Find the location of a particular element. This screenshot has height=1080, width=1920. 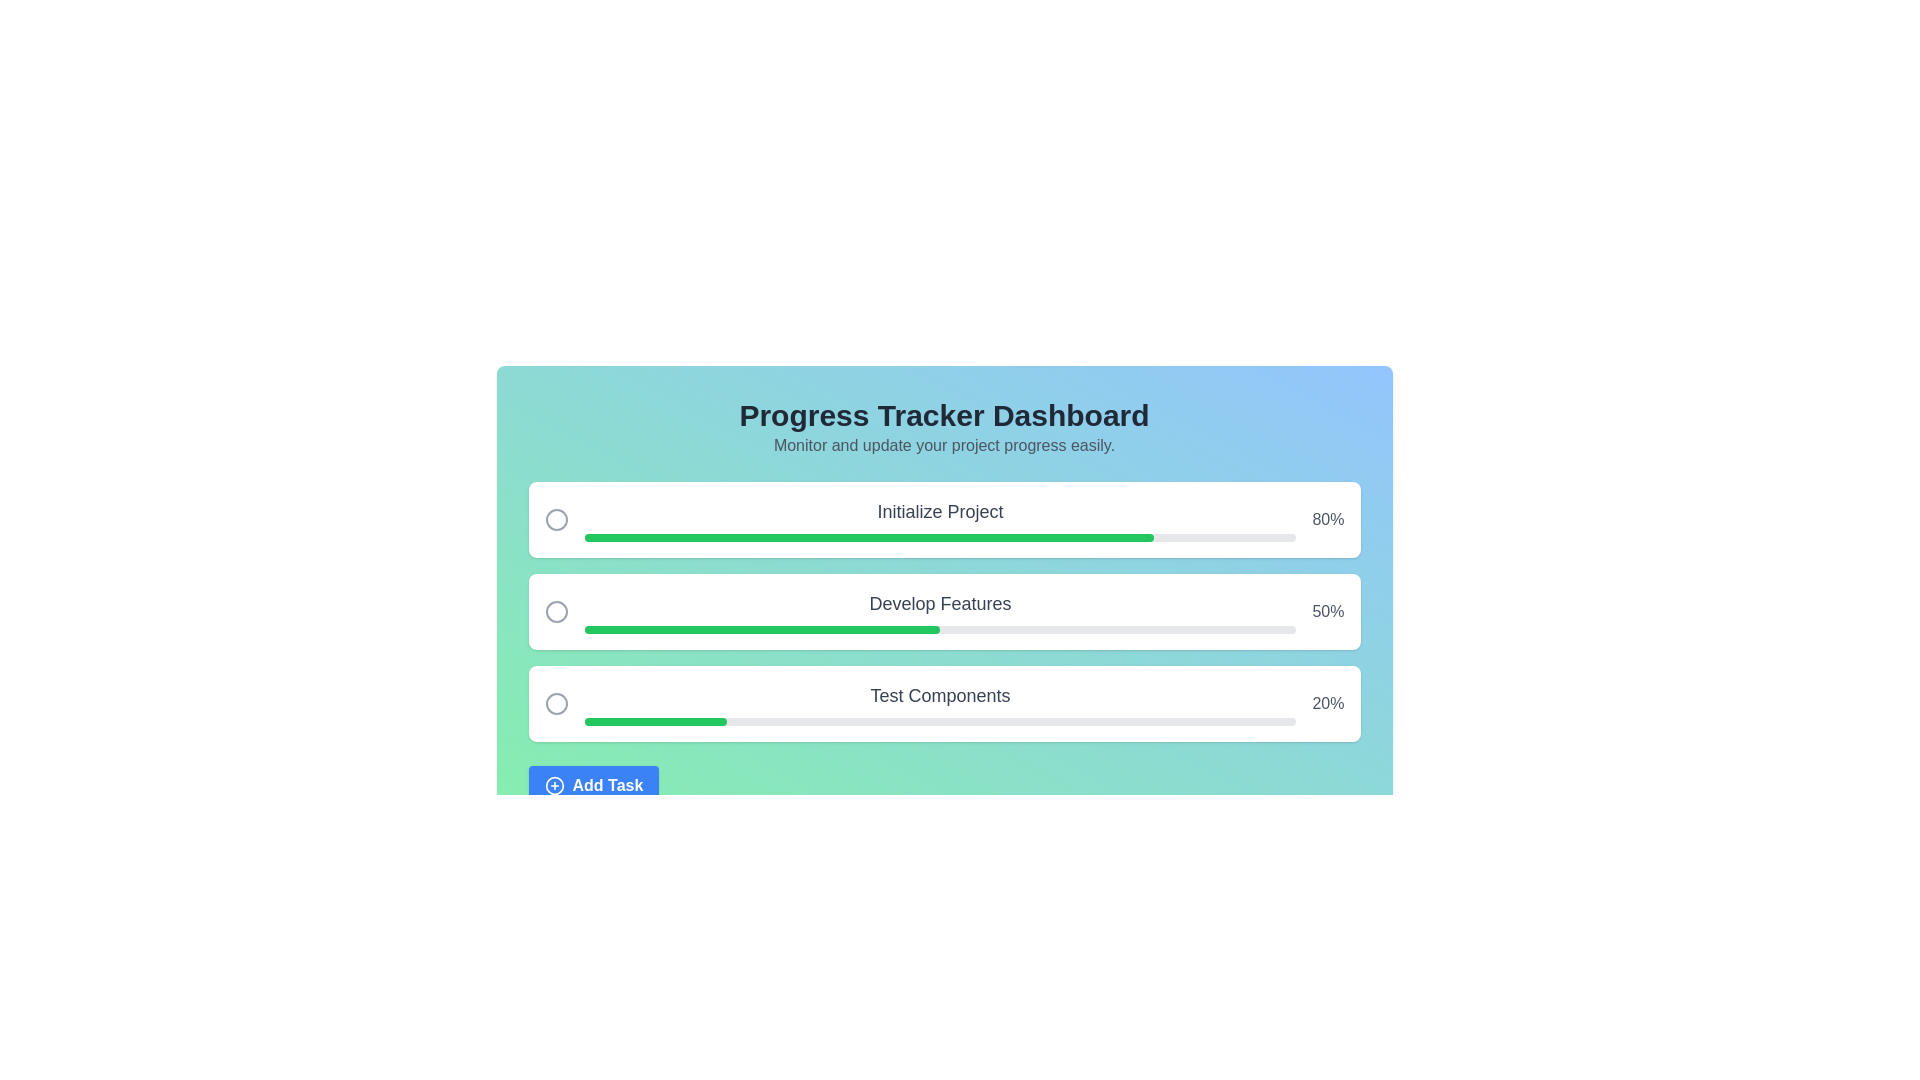

text element displaying '50%' located in the top-right corner of the 'Develop Features' row, adjacent to the progress bar is located at coordinates (1328, 611).